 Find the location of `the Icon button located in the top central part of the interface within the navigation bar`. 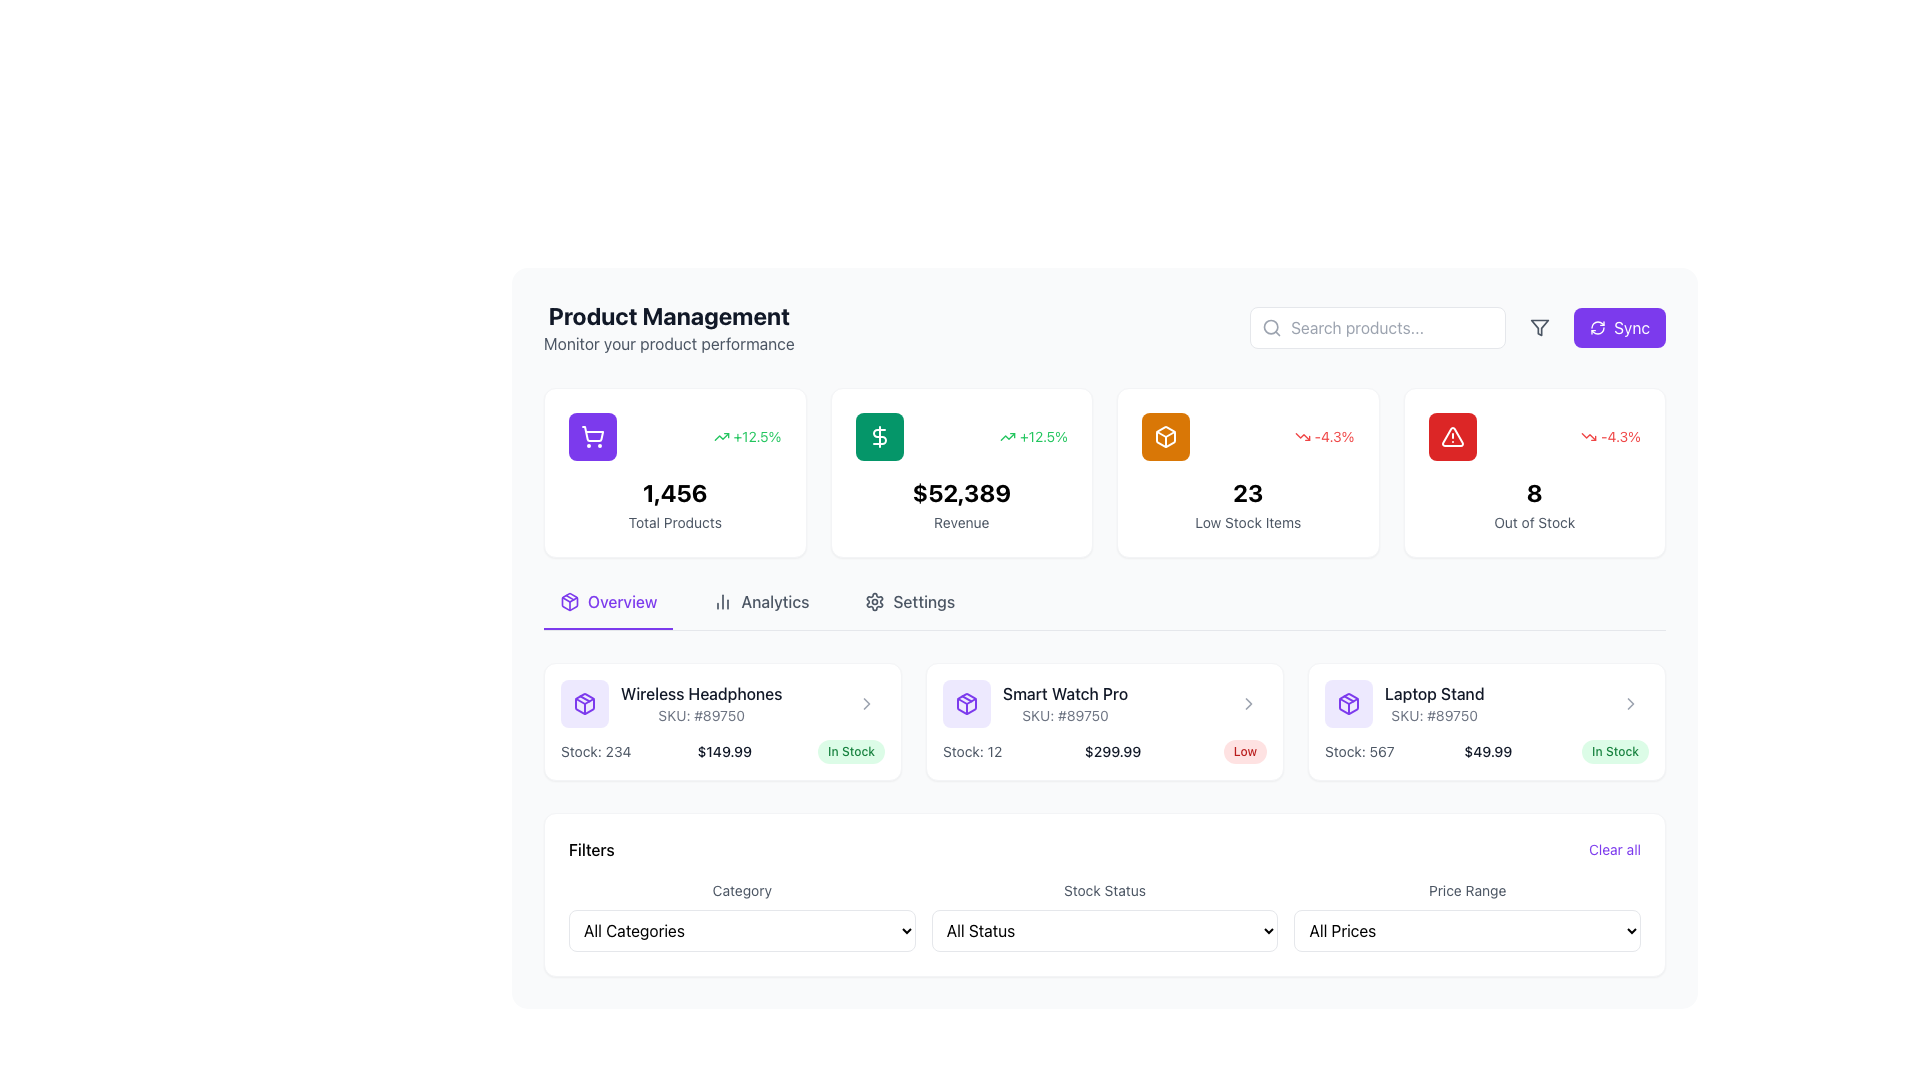

the Icon button located in the top central part of the interface within the navigation bar is located at coordinates (875, 600).